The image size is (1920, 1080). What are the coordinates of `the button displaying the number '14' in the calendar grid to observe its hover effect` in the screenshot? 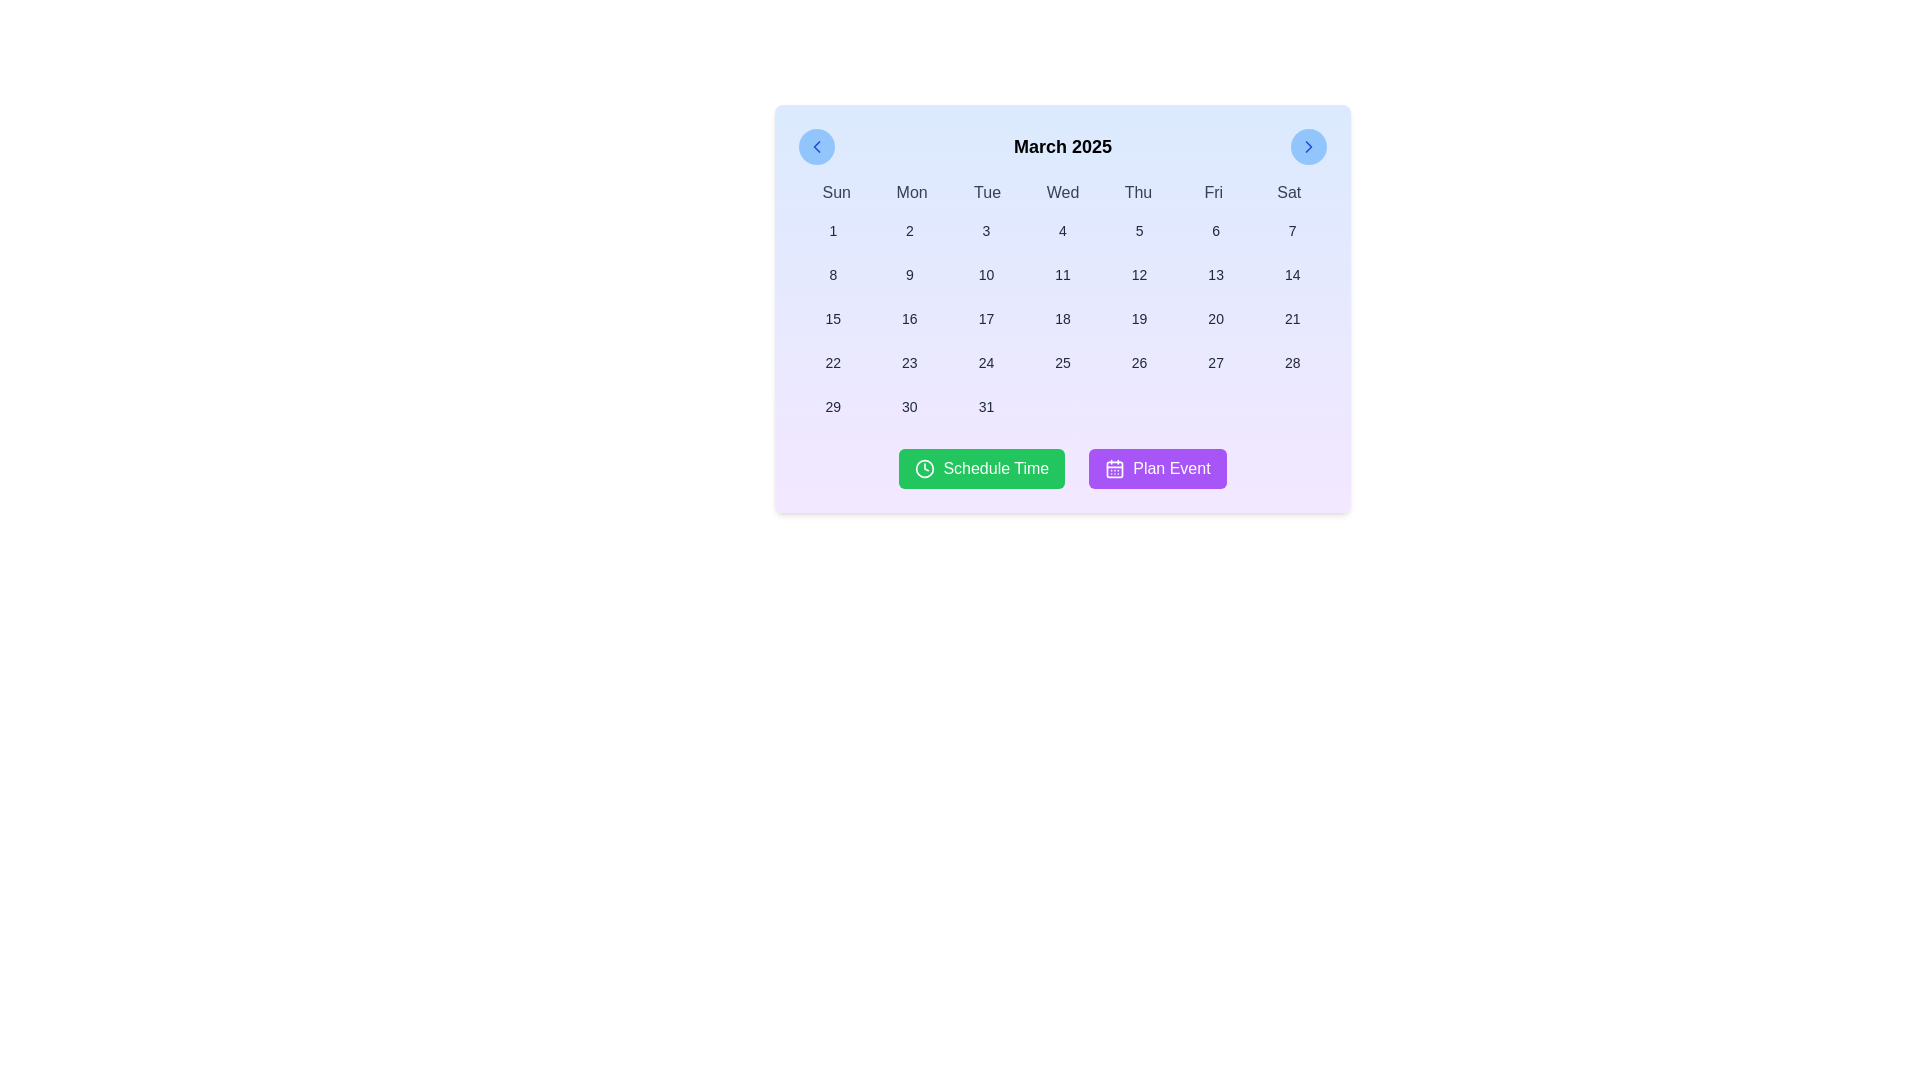 It's located at (1292, 274).